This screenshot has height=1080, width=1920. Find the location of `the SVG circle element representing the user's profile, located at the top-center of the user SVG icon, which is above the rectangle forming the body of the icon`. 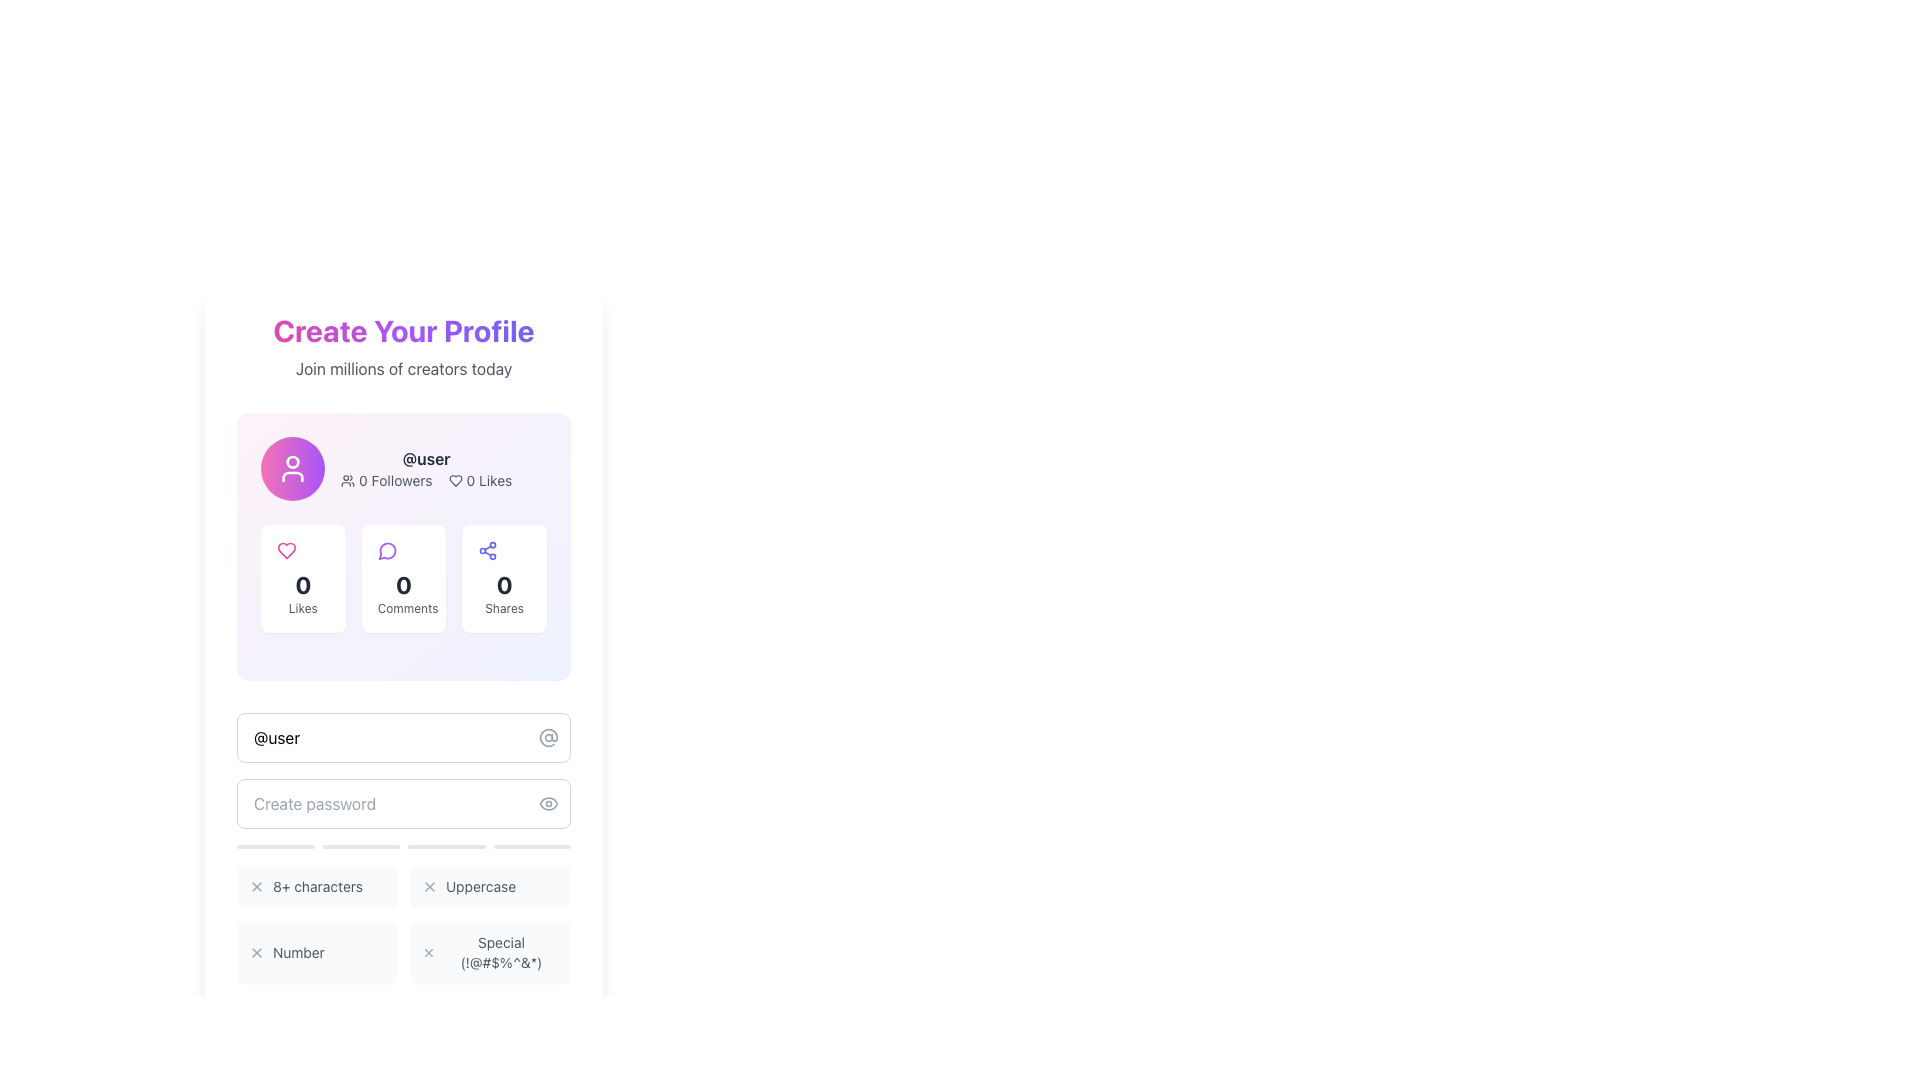

the SVG circle element representing the user's profile, located at the top-center of the user SVG icon, which is above the rectangle forming the body of the icon is located at coordinates (291, 462).